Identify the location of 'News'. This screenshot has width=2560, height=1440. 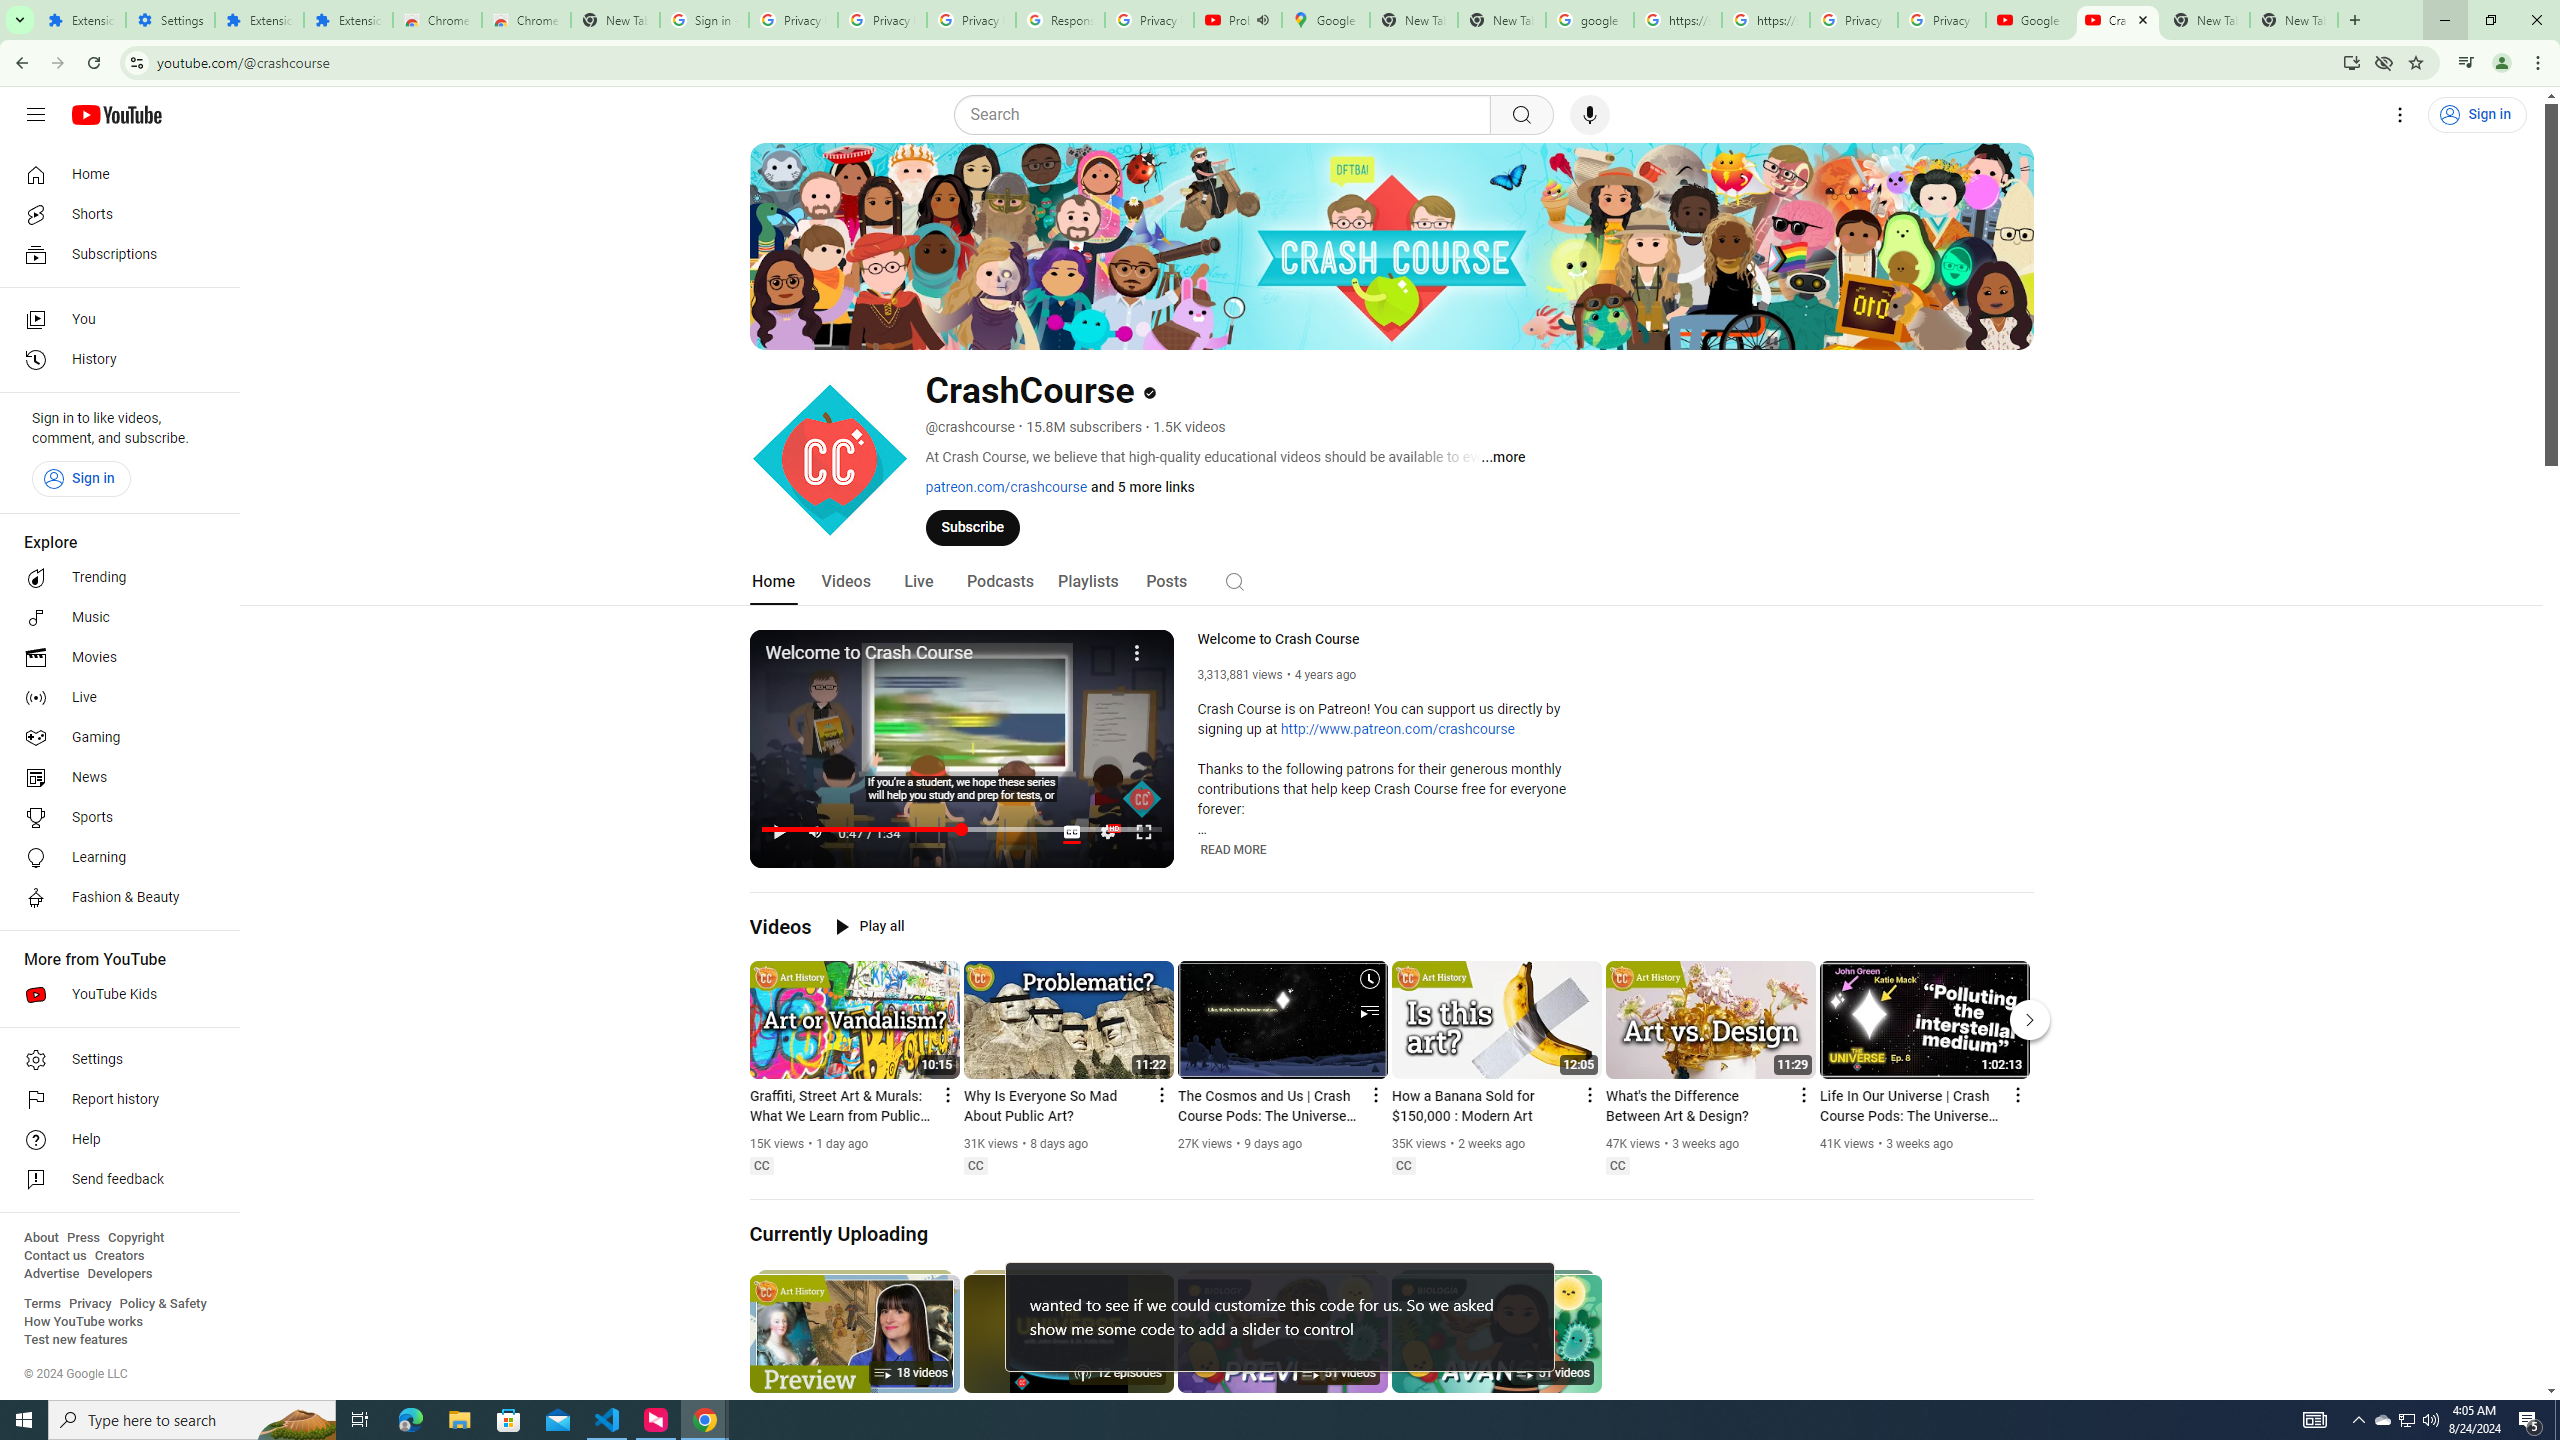
(113, 777).